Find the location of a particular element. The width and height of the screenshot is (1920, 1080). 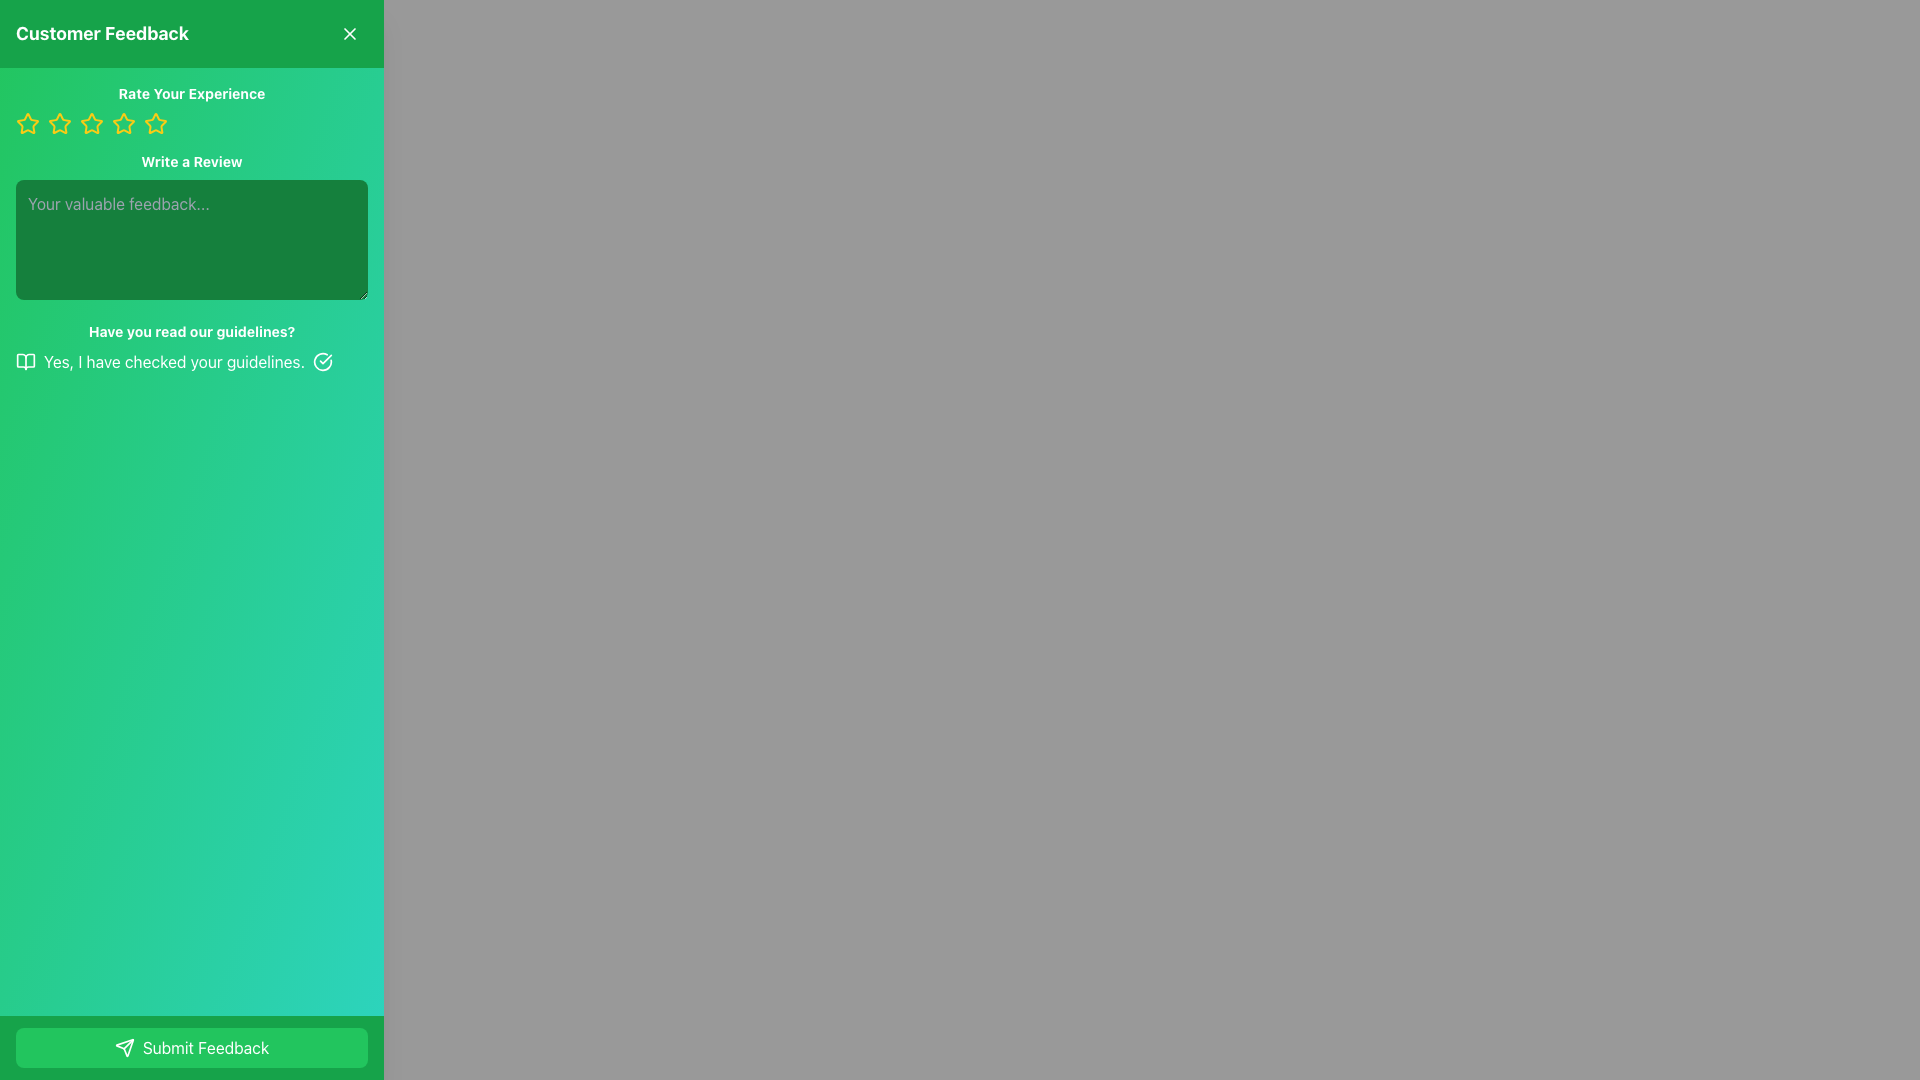

the open book icon in the feedback panel, located to the right of the checkbox text 'Yes, I have checked your guidelines.' is located at coordinates (25, 362).